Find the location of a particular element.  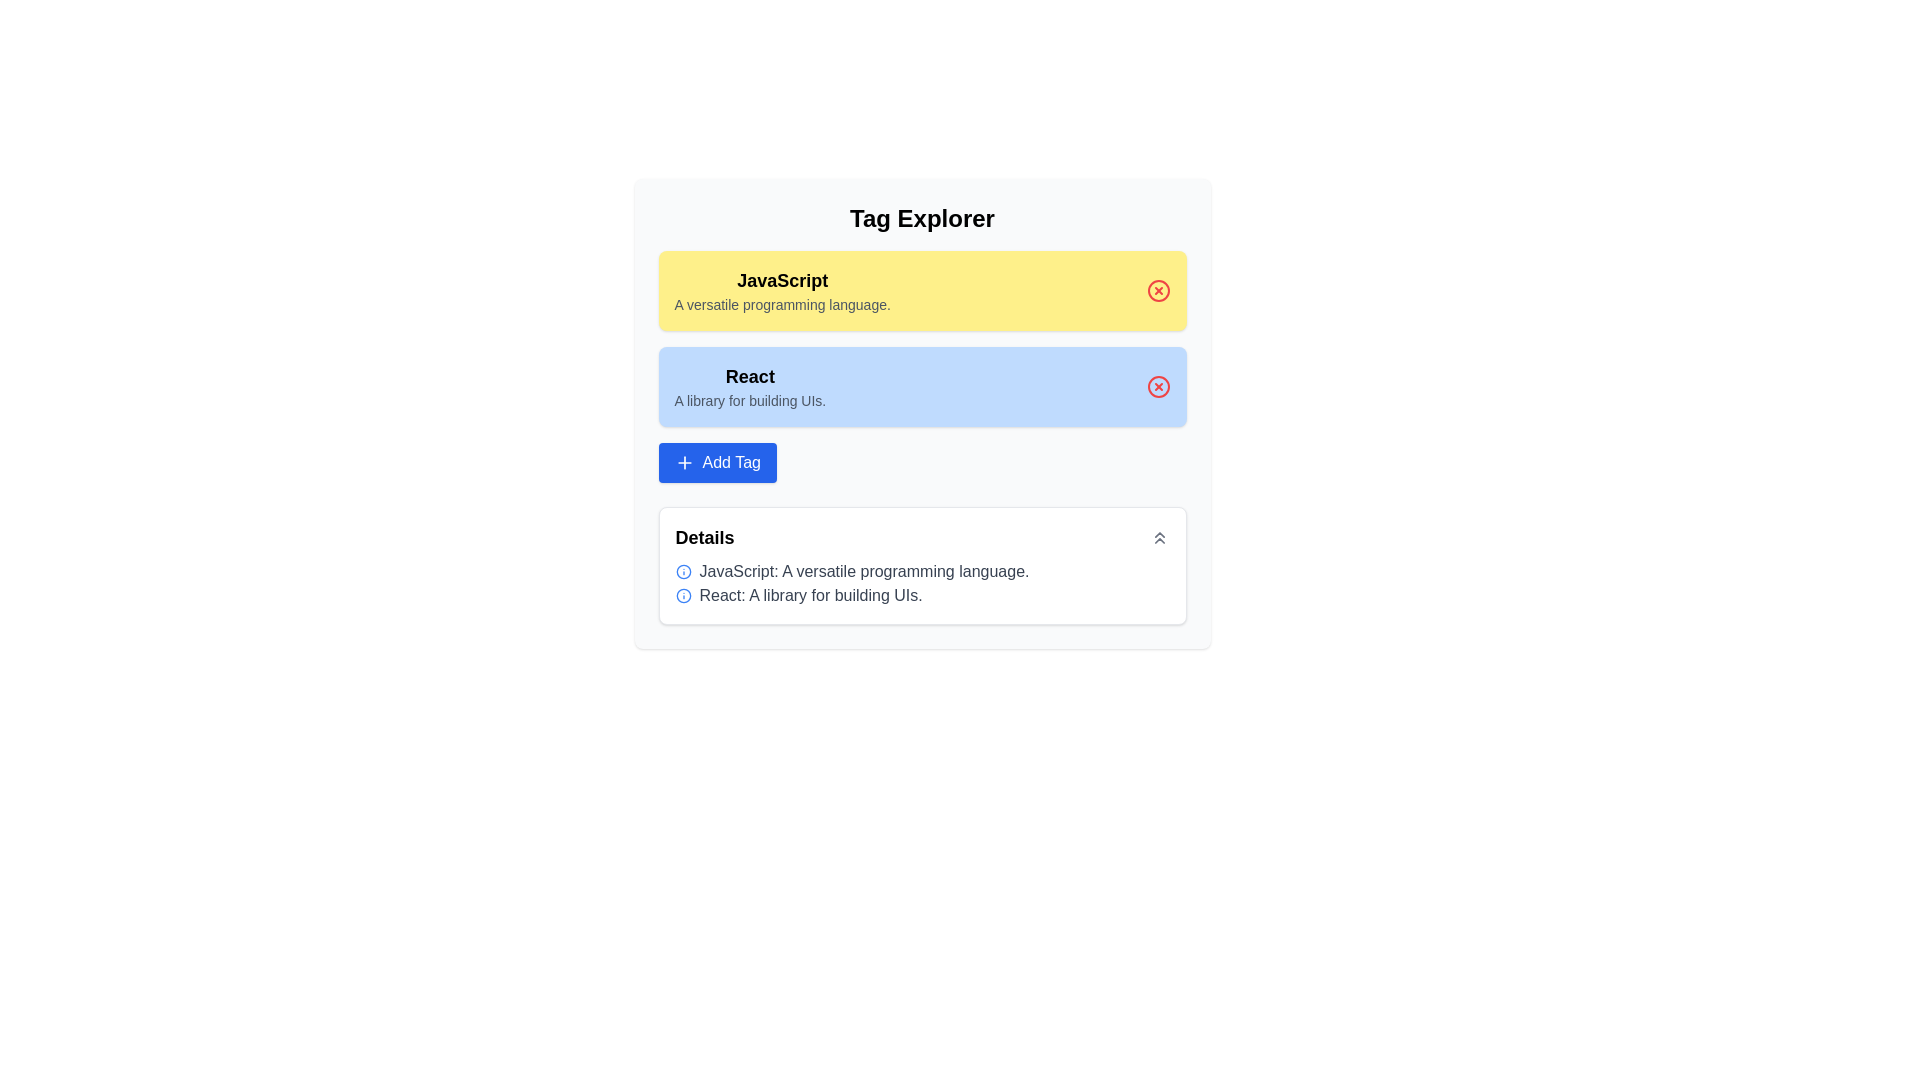

the interactive button represented by an icon with two up-pointing chevrons, located at the far-right of the 'Details' section is located at coordinates (1159, 536).